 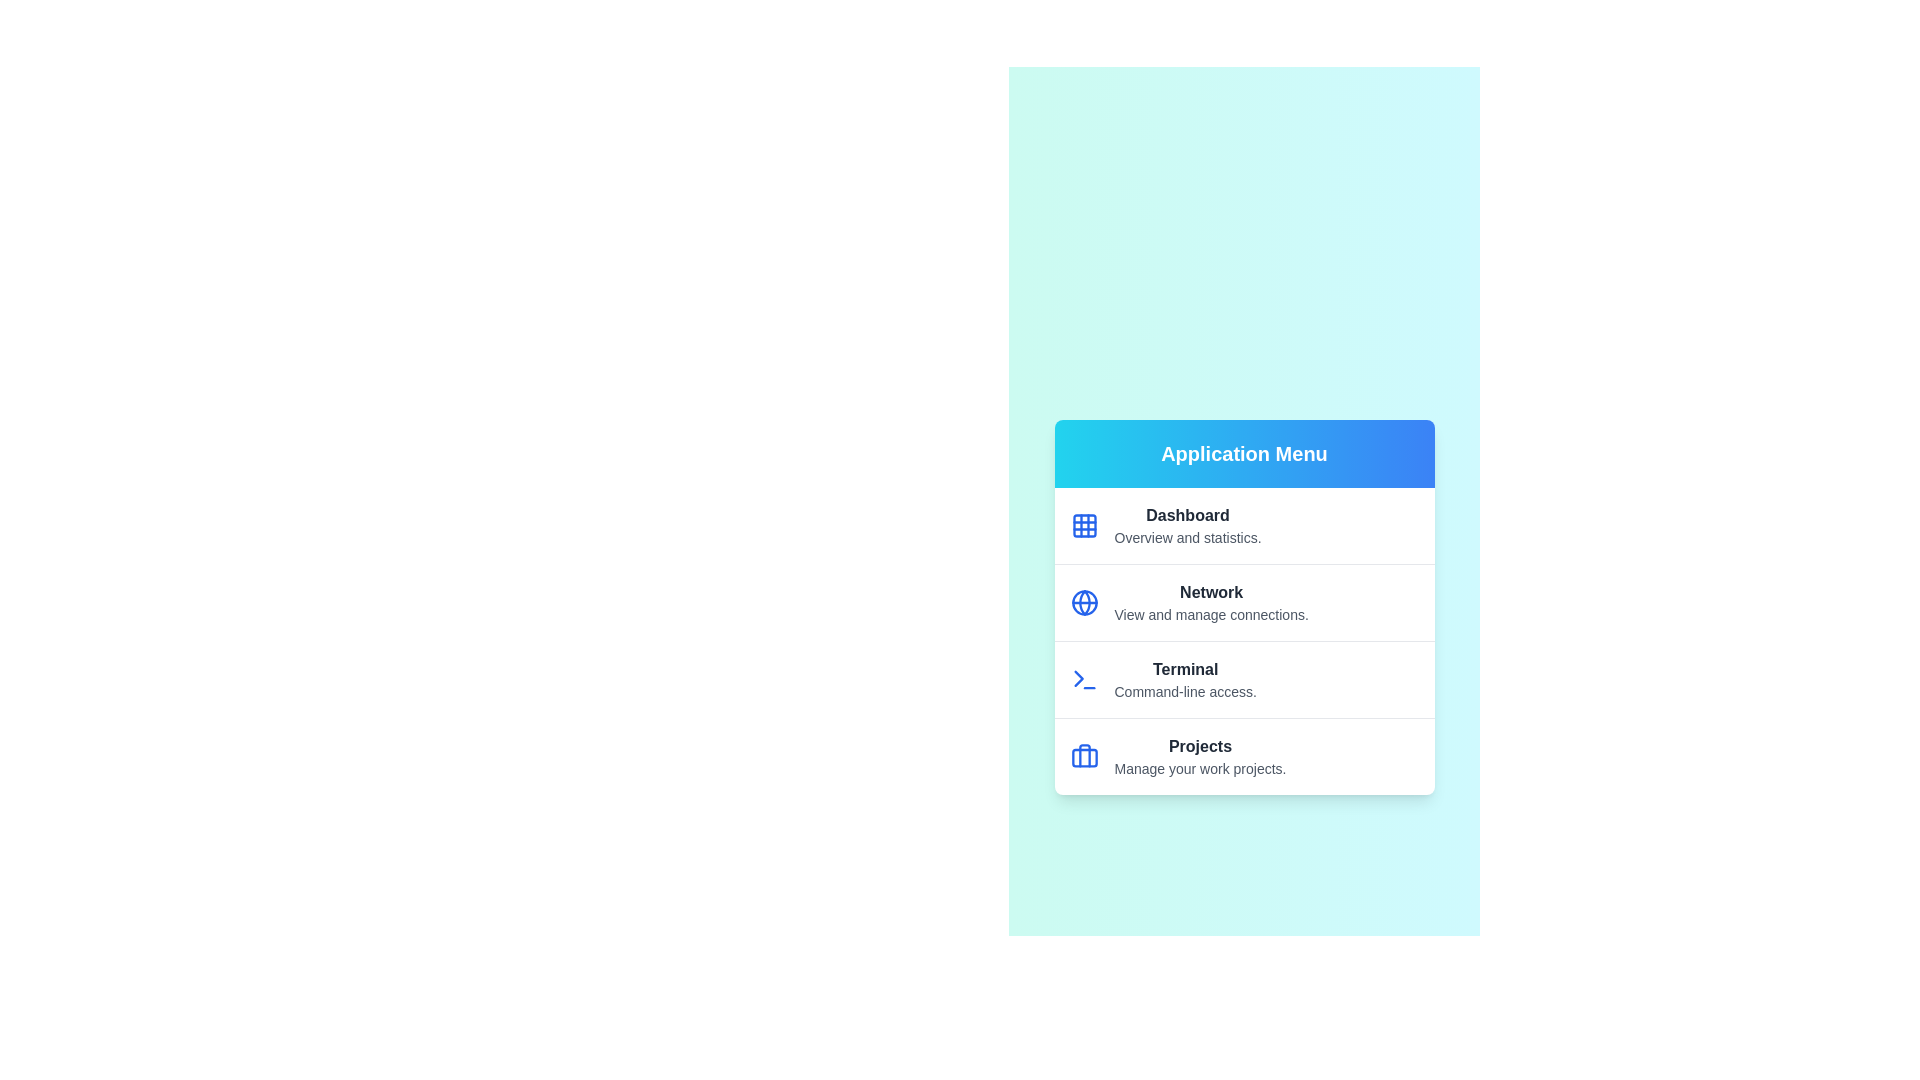 I want to click on the icon for the menu item labeled Terminal, so click(x=1083, y=678).